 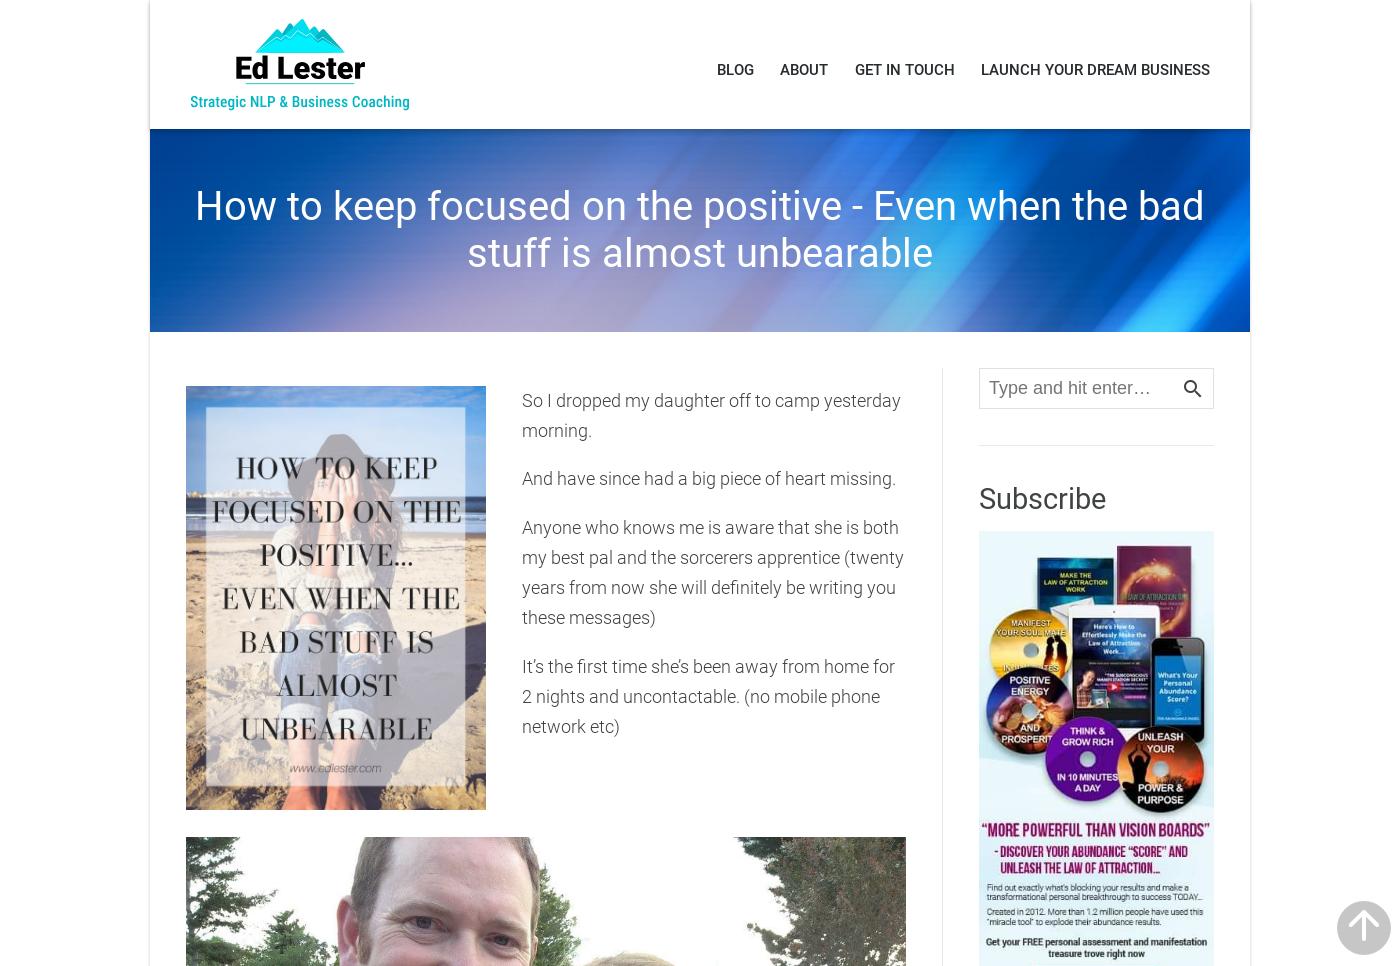 What do you see at coordinates (1095, 68) in the screenshot?
I see `'LAUNCH YOUR DREAM BUSINESS'` at bounding box center [1095, 68].